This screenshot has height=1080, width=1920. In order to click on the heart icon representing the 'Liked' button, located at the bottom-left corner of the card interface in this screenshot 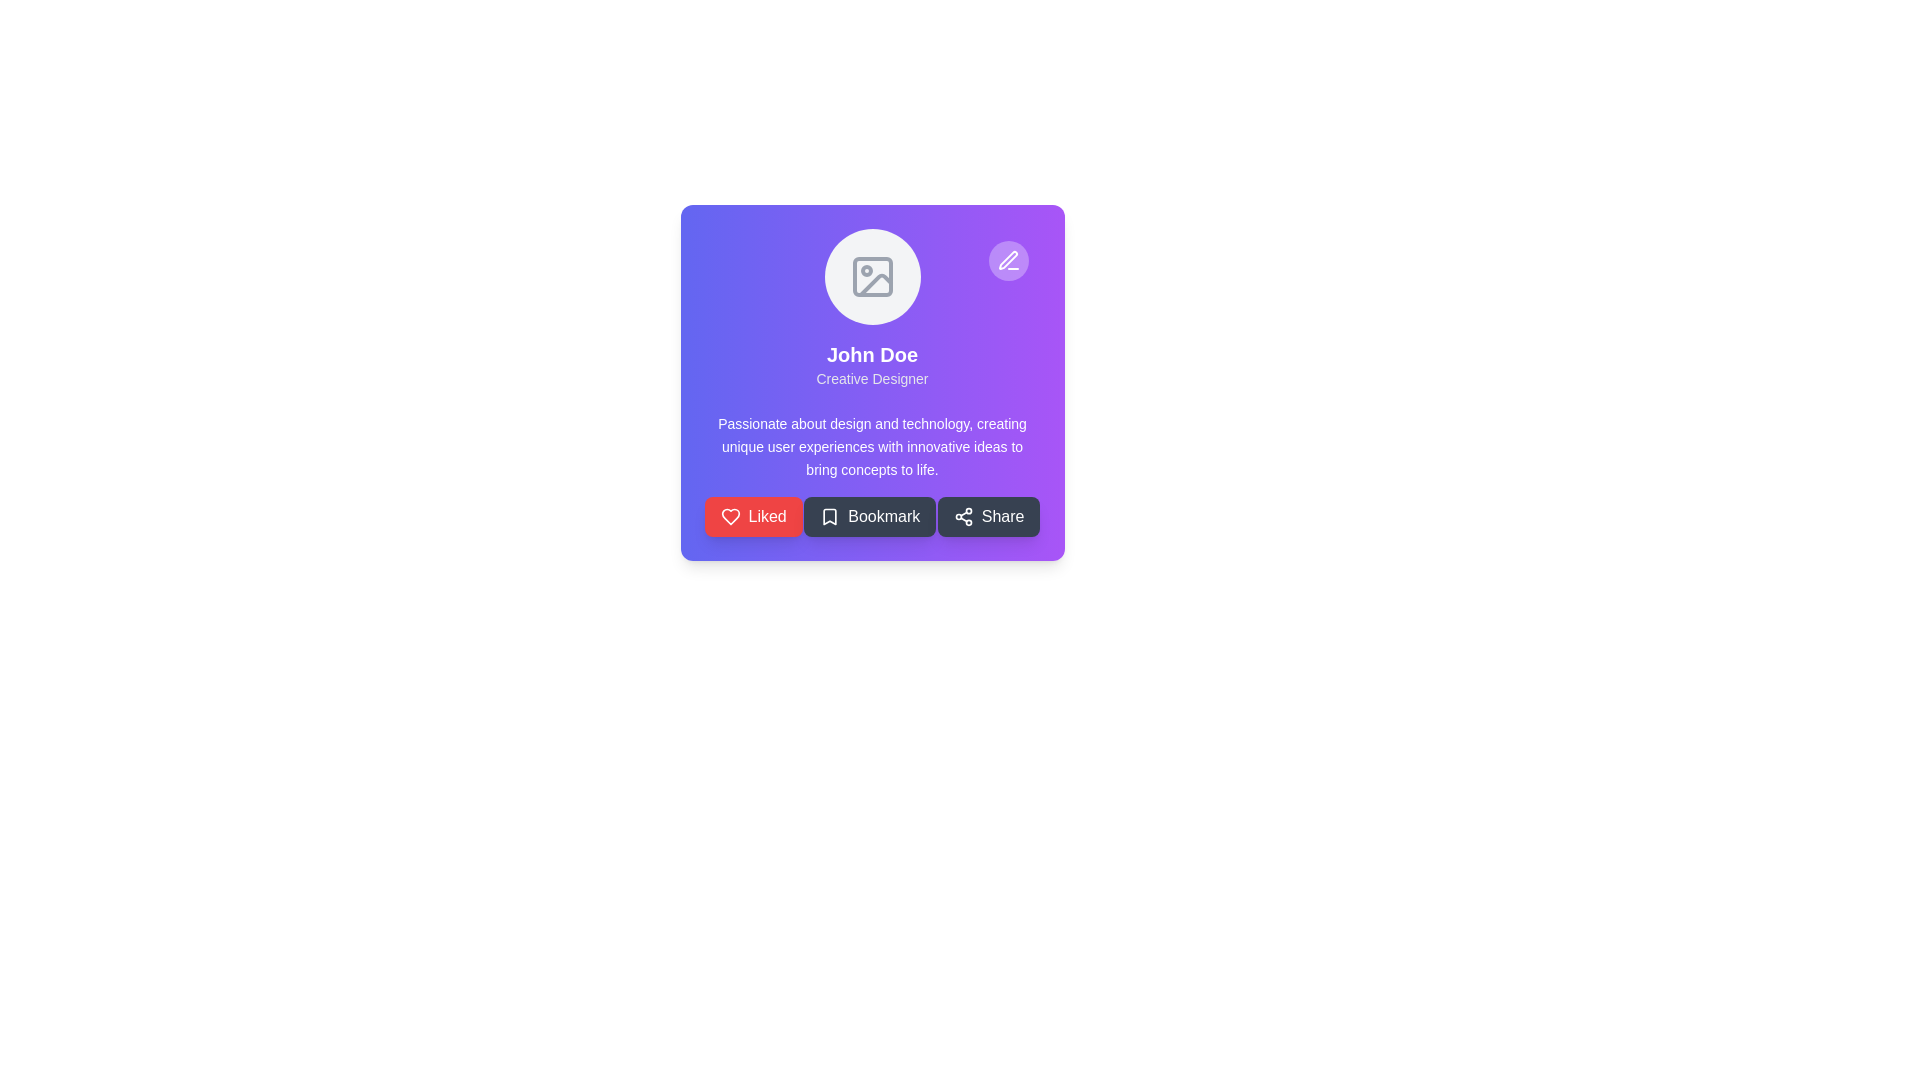, I will do `click(729, 516)`.